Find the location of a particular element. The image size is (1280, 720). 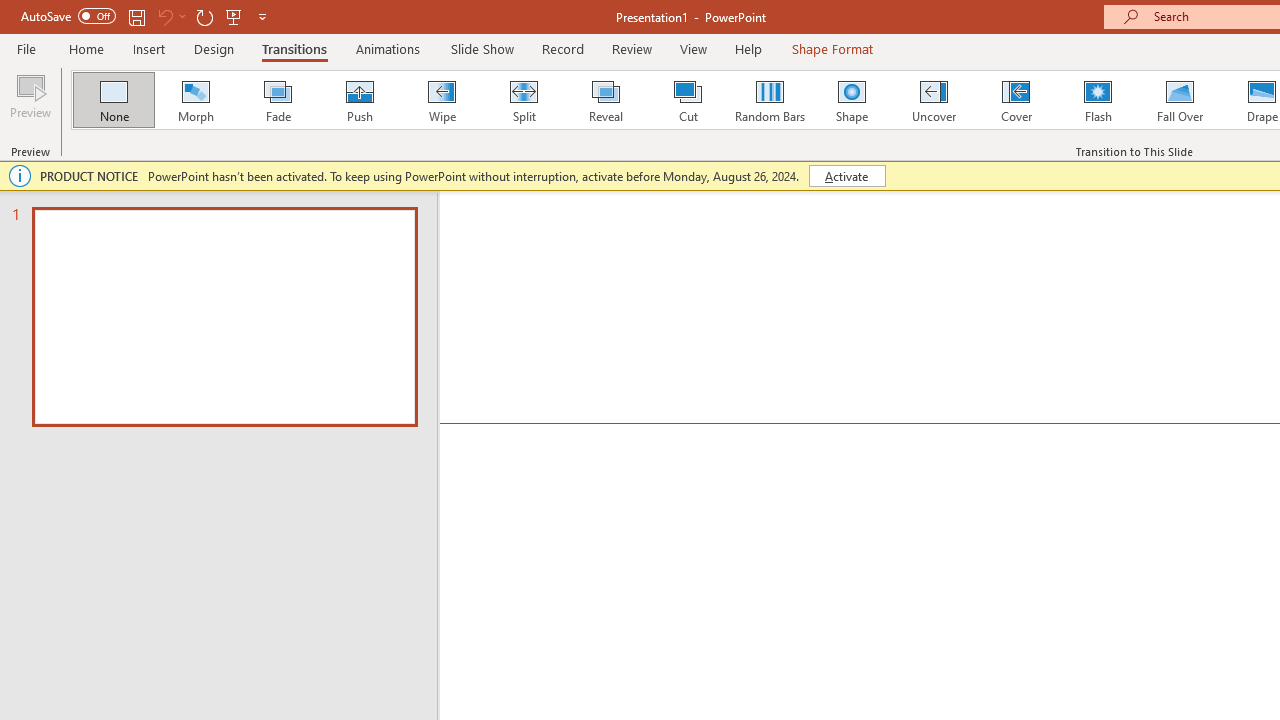

'Shape' is located at coordinates (852, 100).